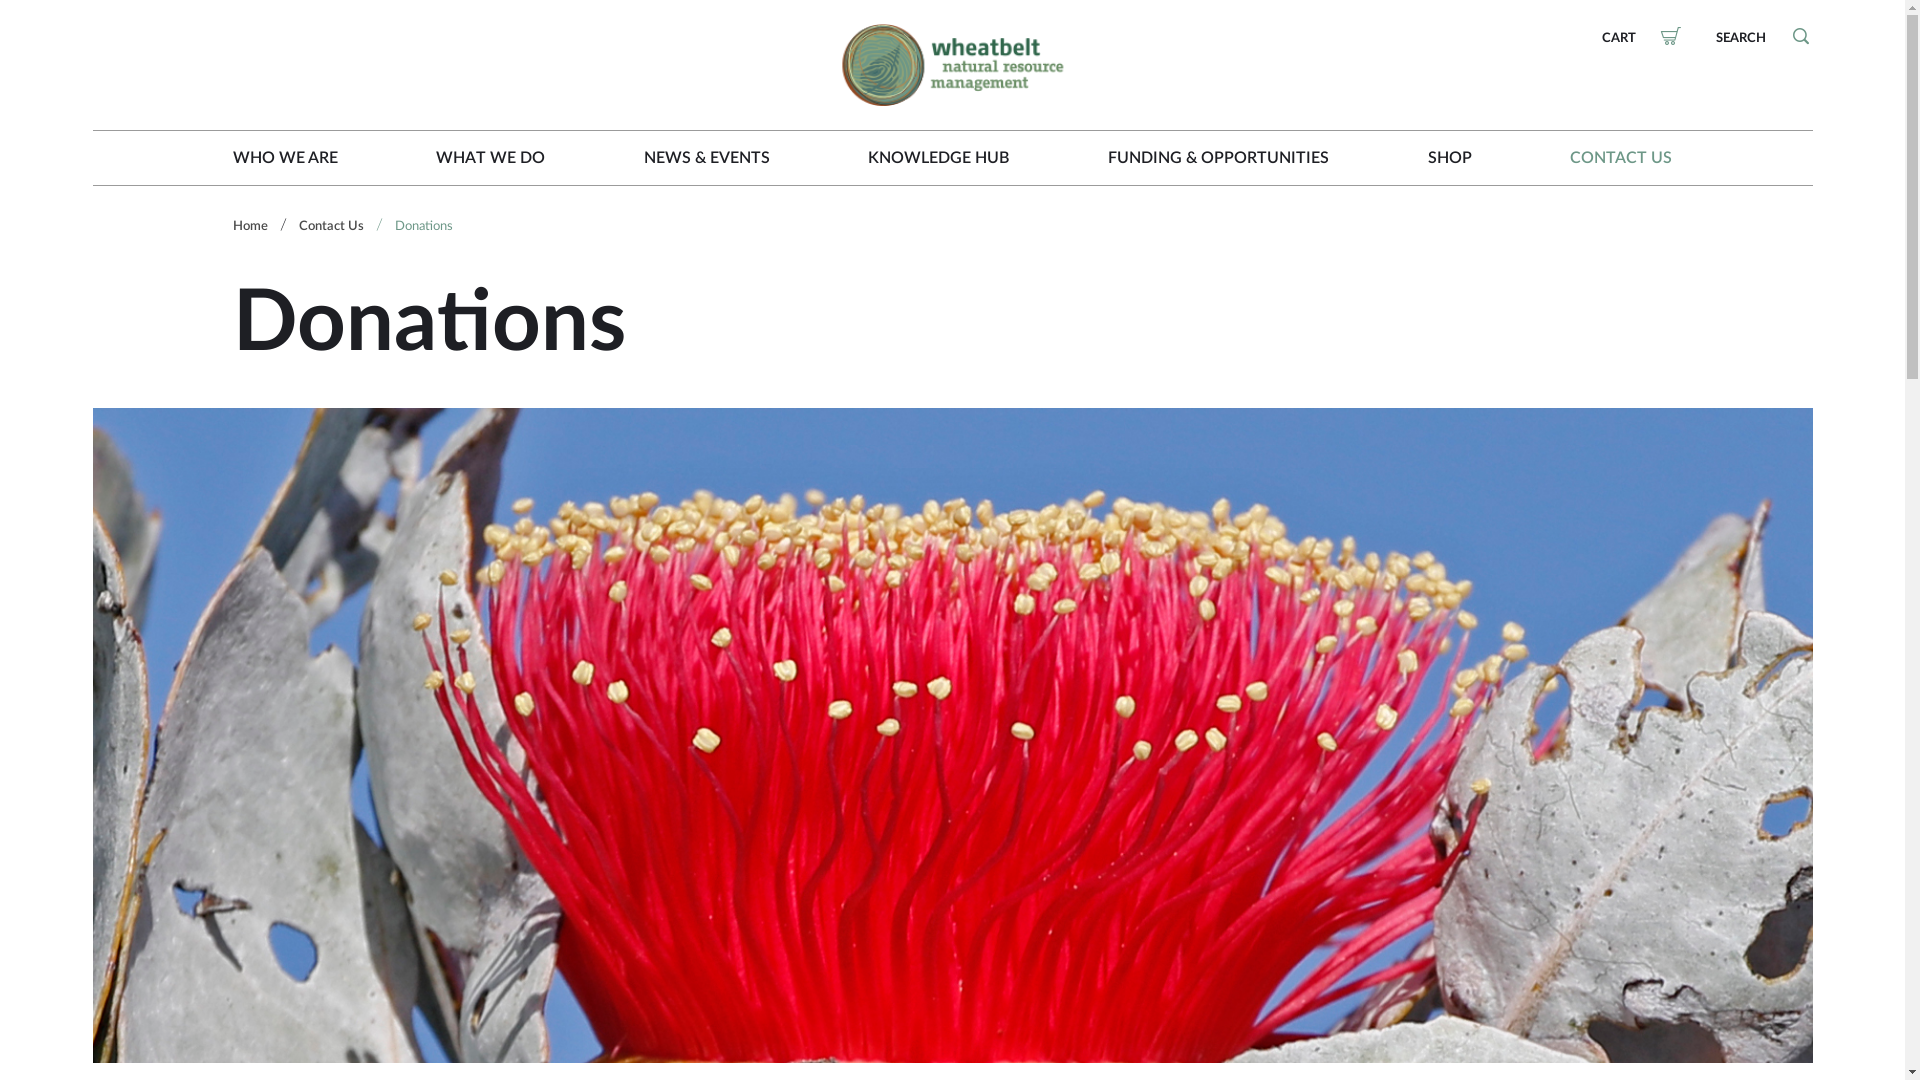 This screenshot has width=1920, height=1080. I want to click on 'NEWS & EVENTS', so click(706, 157).